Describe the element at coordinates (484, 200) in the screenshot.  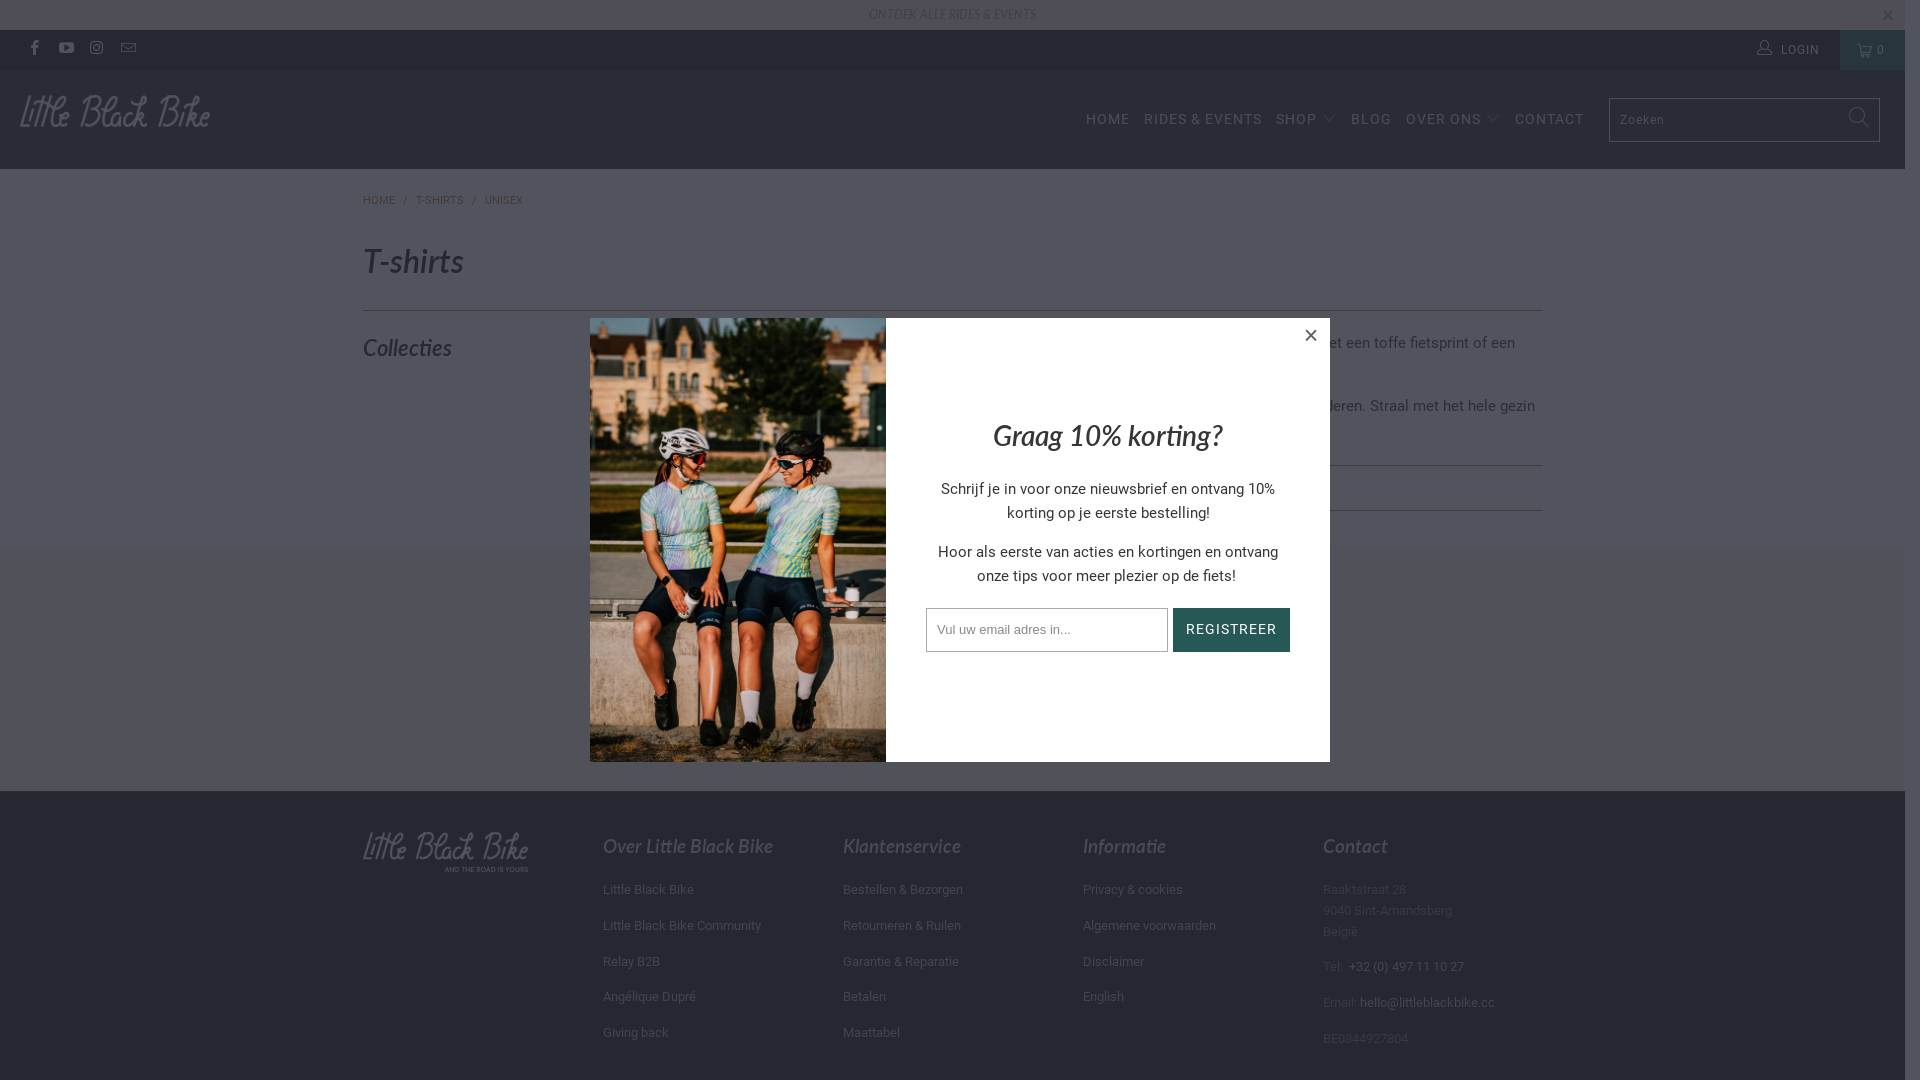
I see `'UNISEX'` at that location.